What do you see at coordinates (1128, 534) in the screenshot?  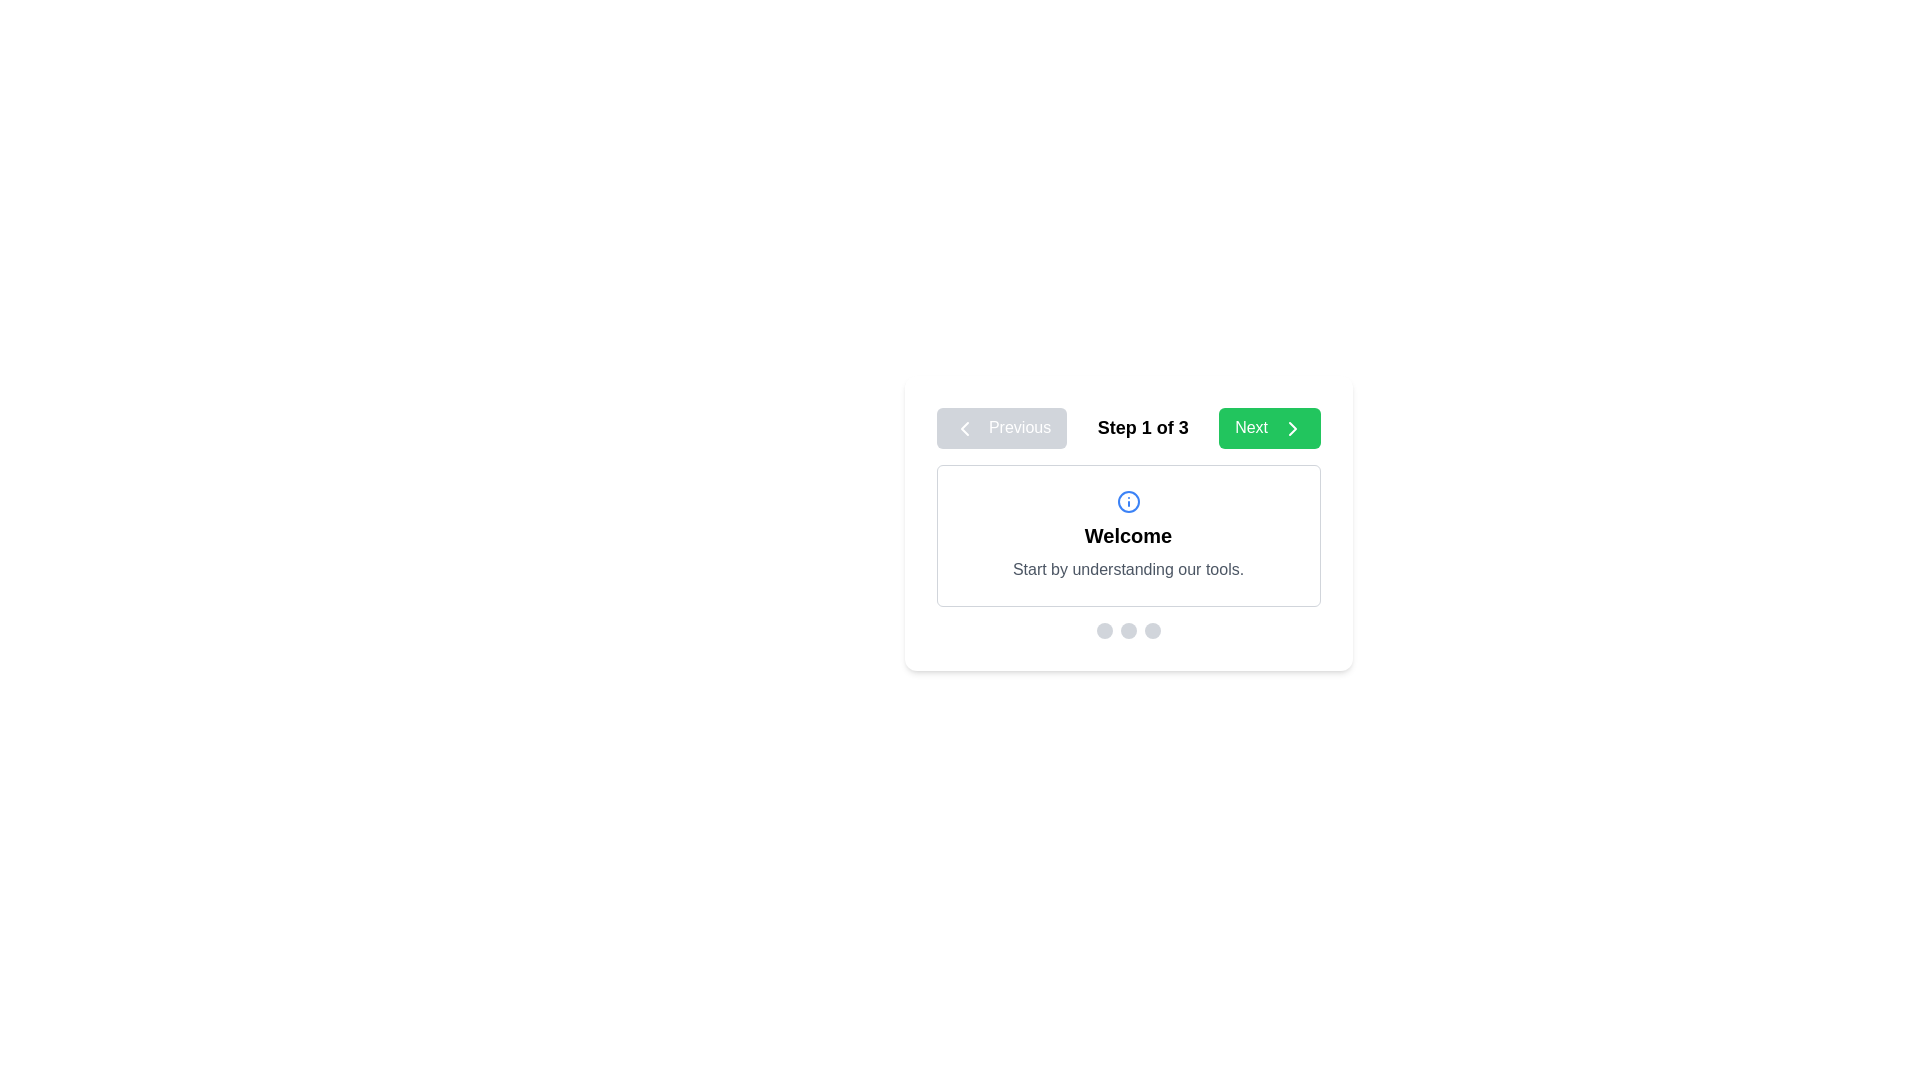 I see `the informational panel that provides a welcome message and introductory guidance about the tools available in the interface` at bounding box center [1128, 534].